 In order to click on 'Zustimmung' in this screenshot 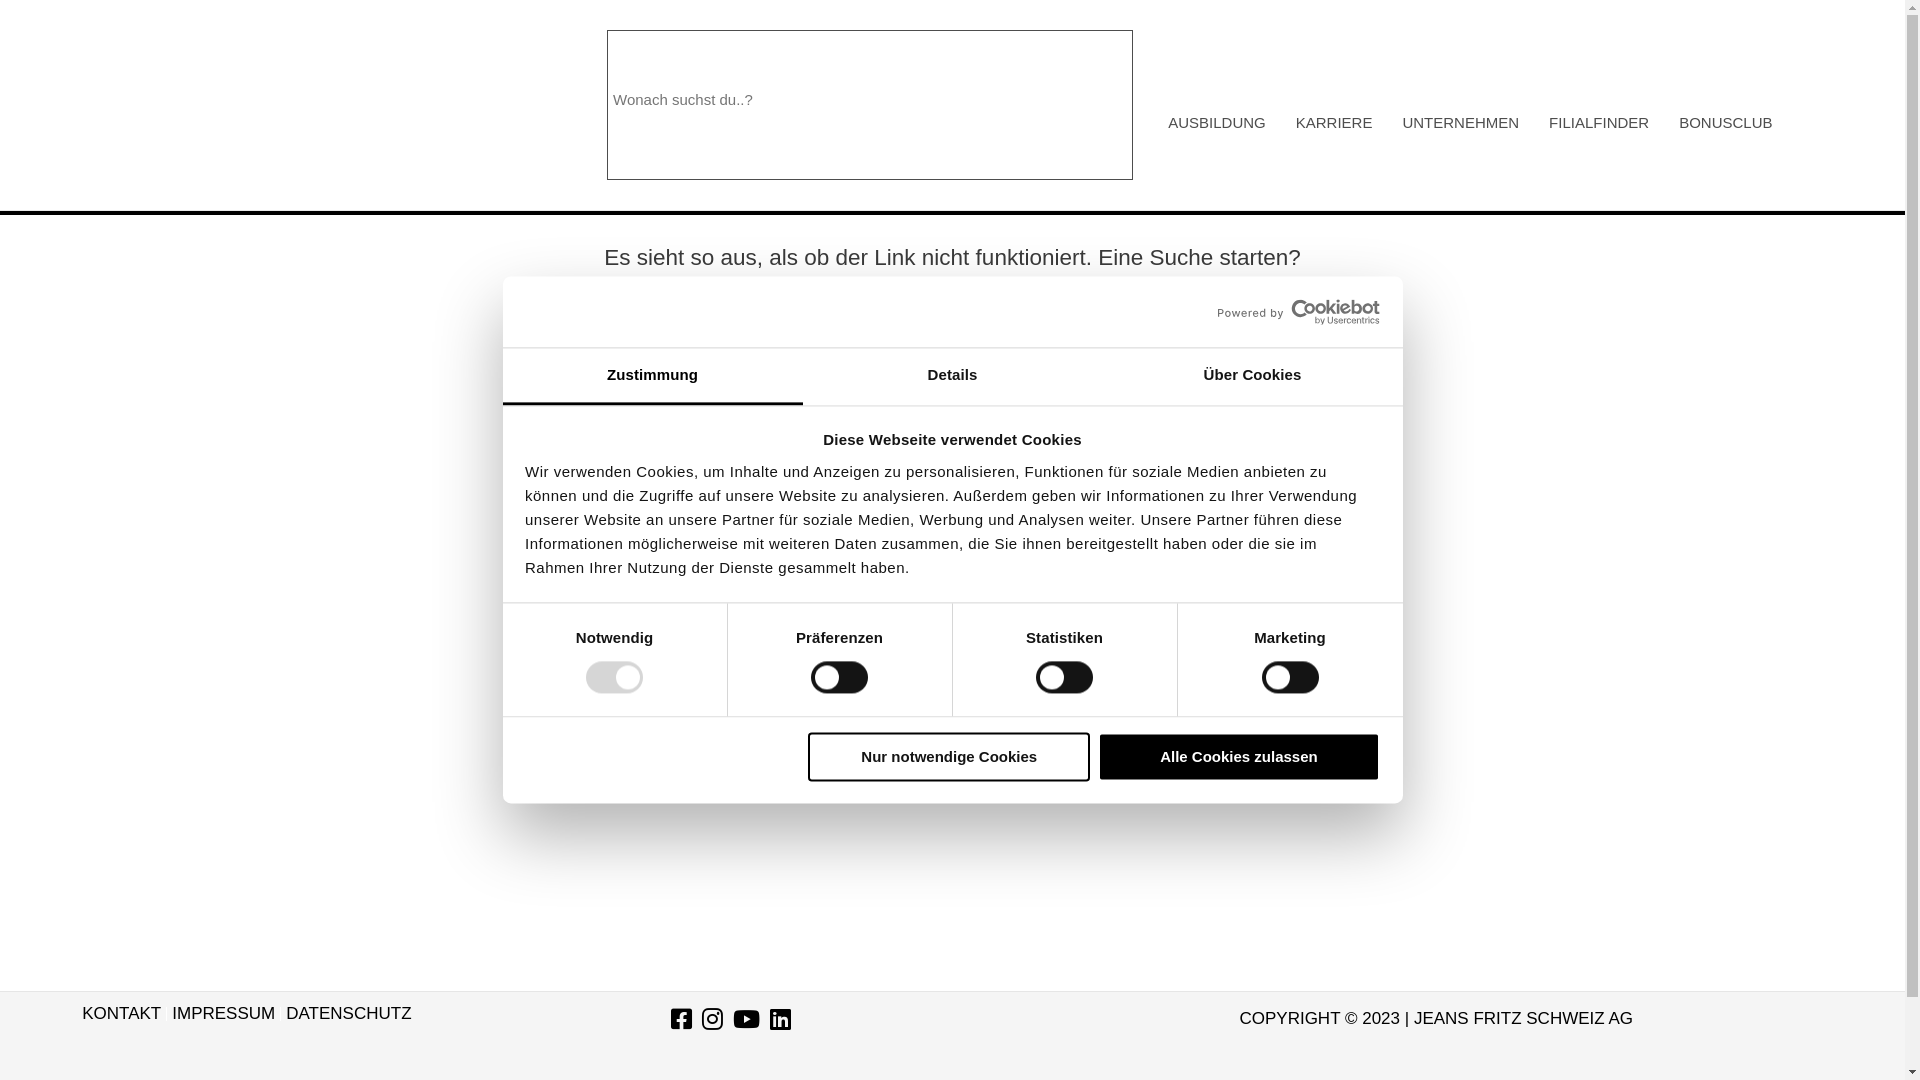, I will do `click(652, 376)`.